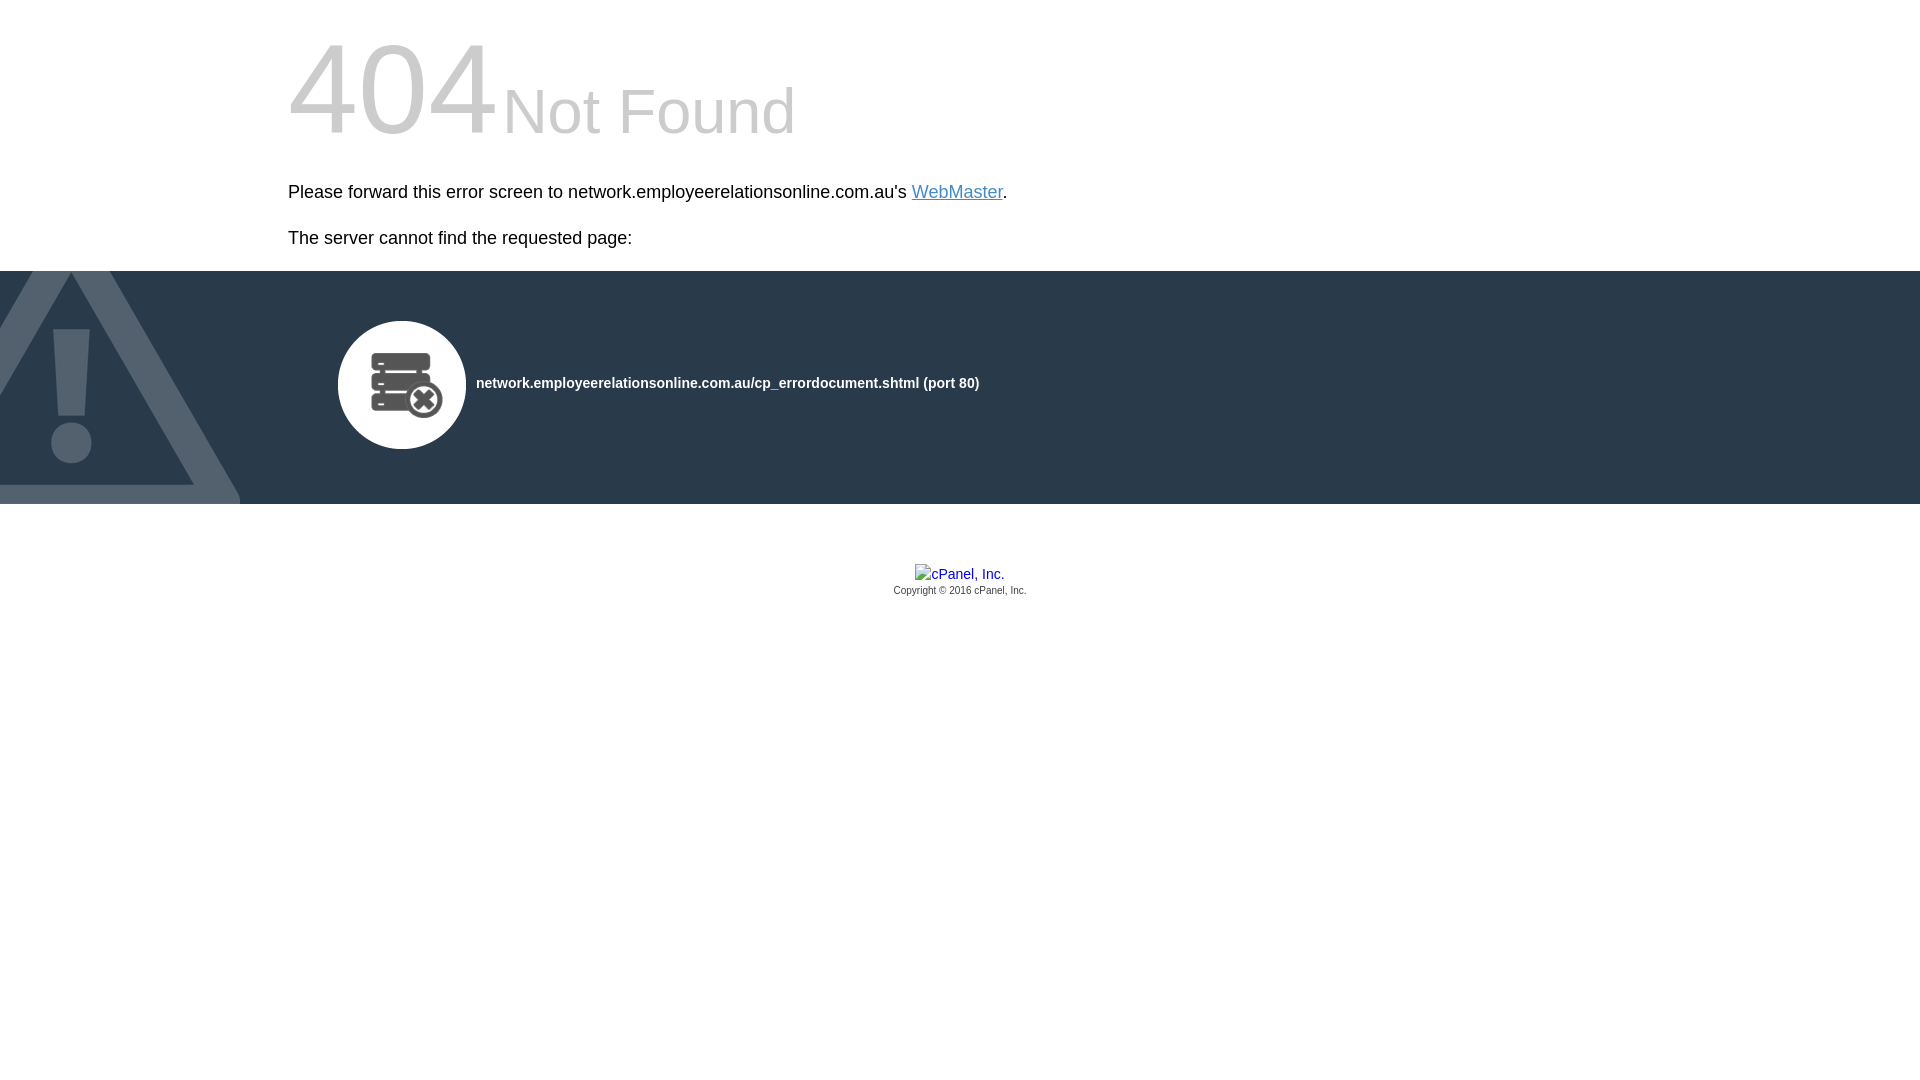 This screenshot has width=1920, height=1080. What do you see at coordinates (956, 192) in the screenshot?
I see `'WebMaster'` at bounding box center [956, 192].